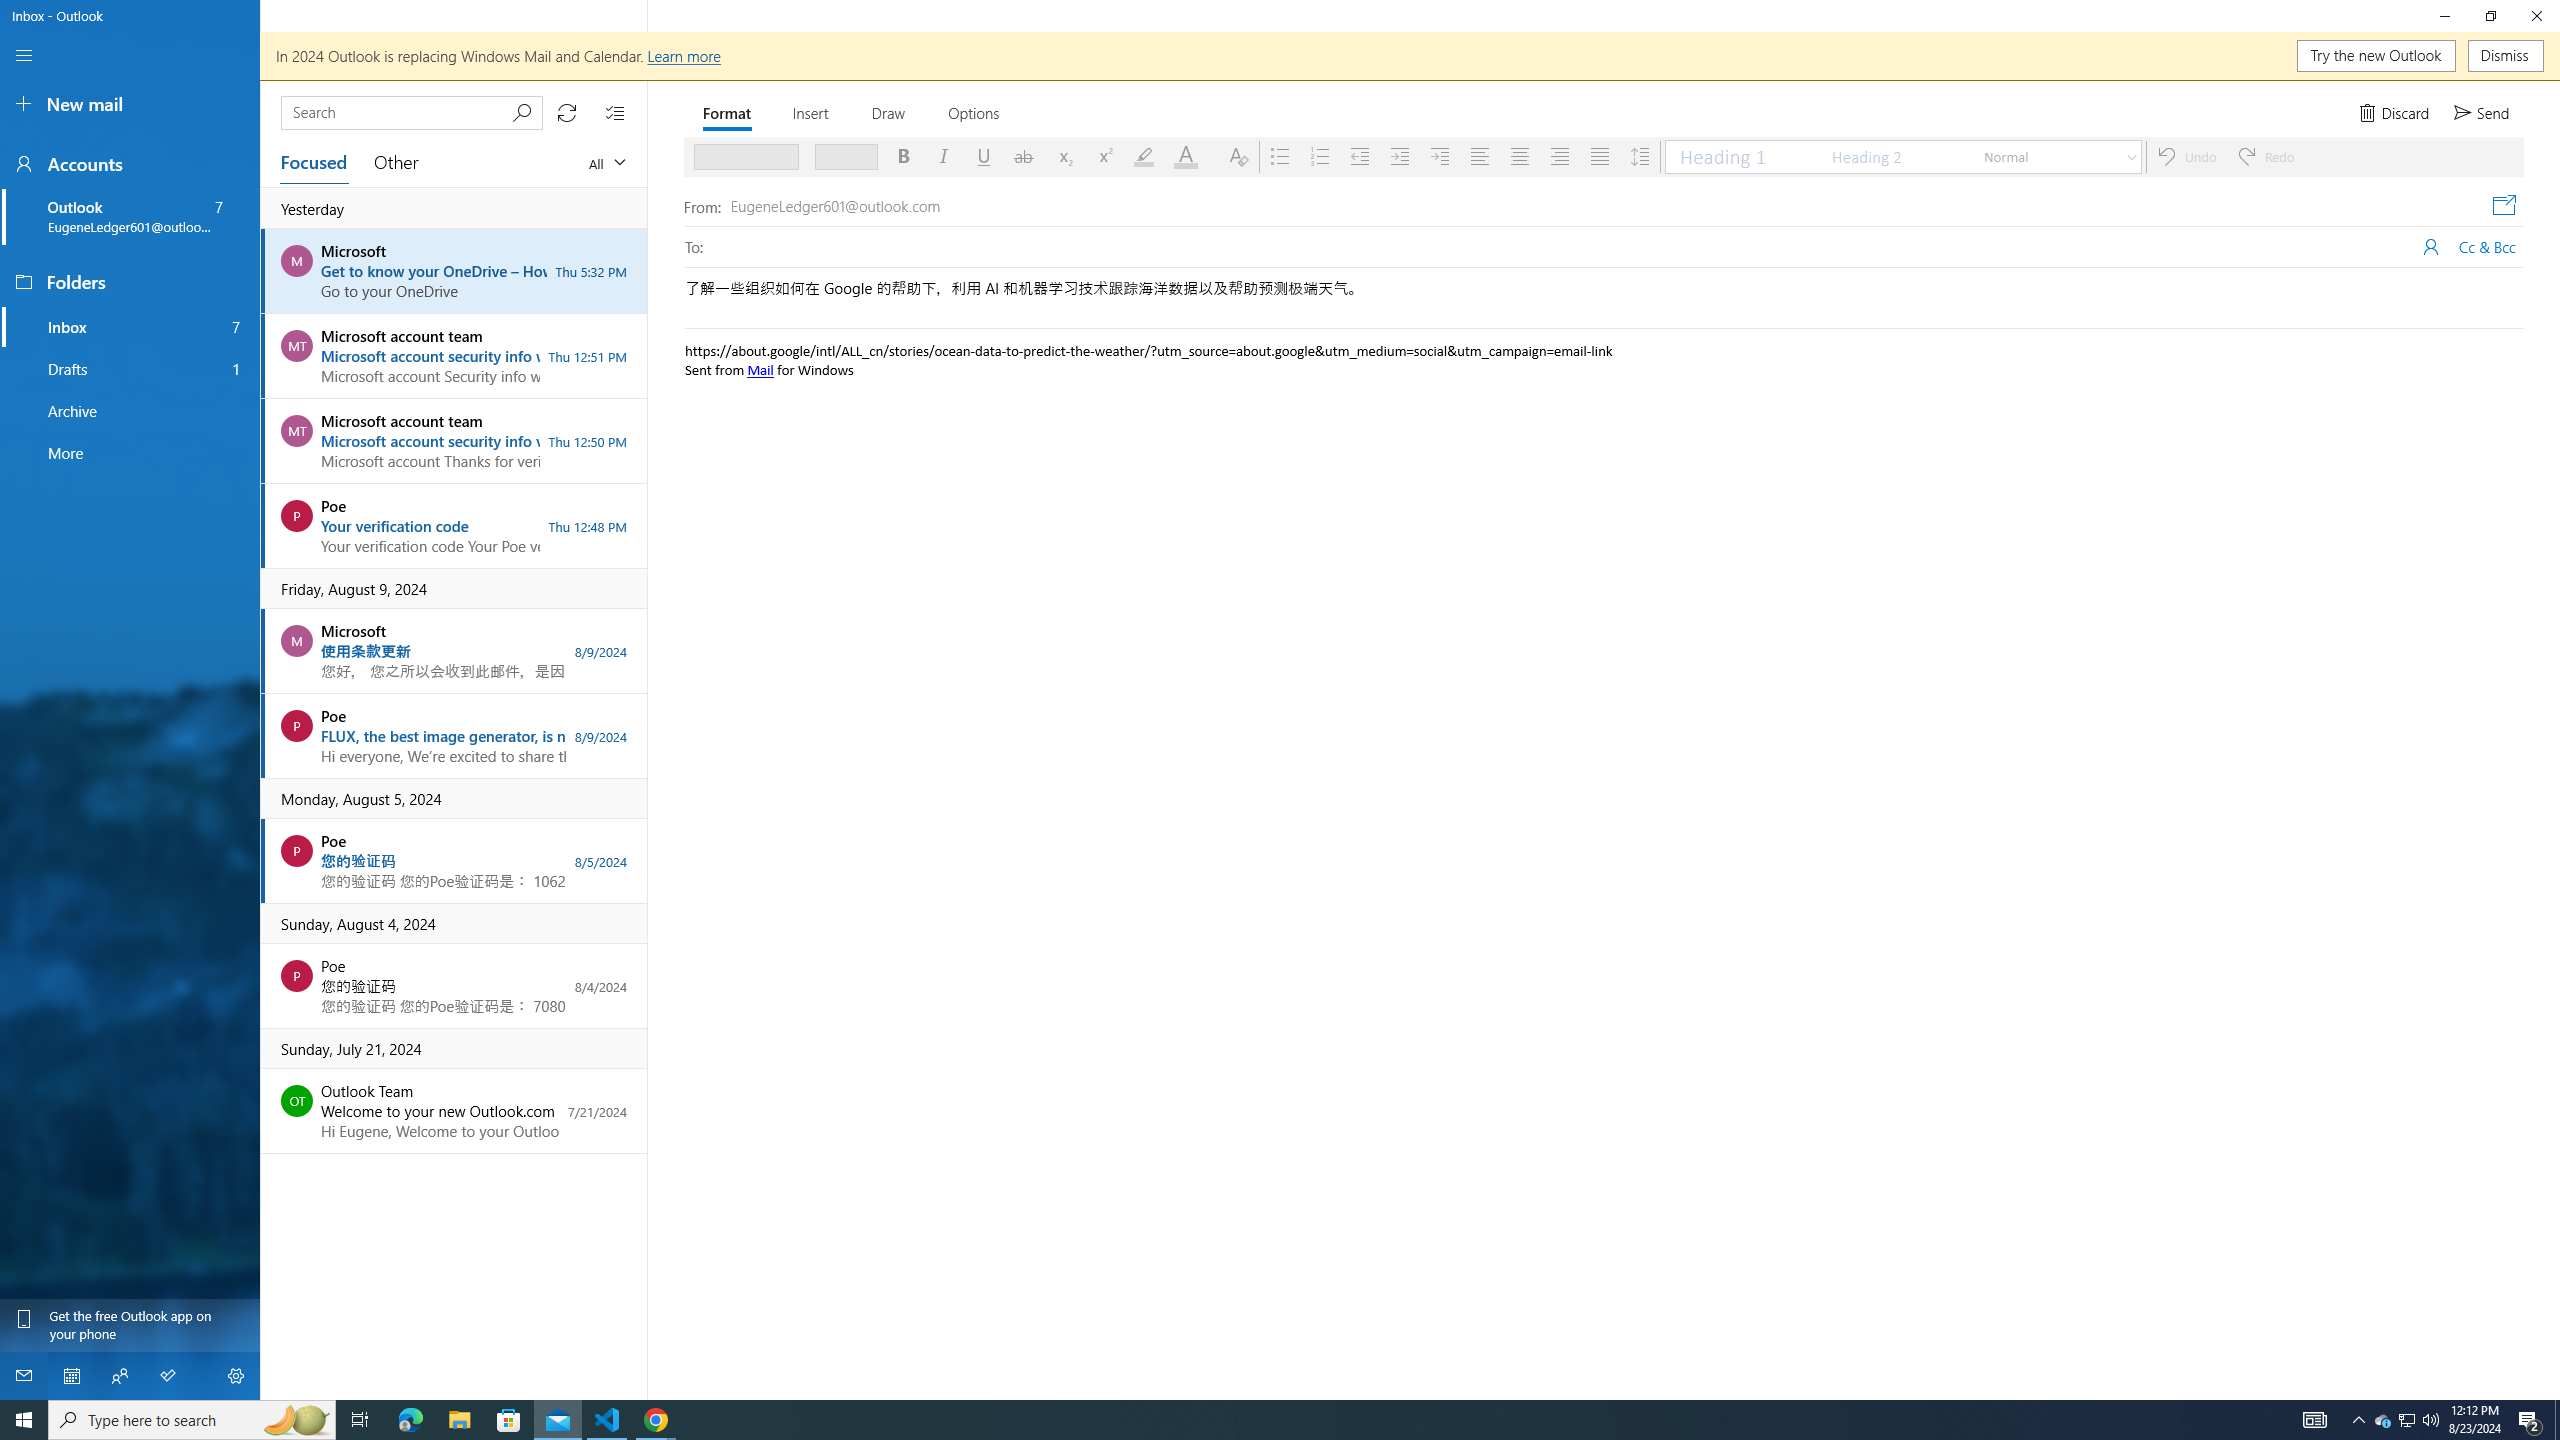 This screenshot has height=1440, width=2560. I want to click on 'Subject', so click(1605, 298).